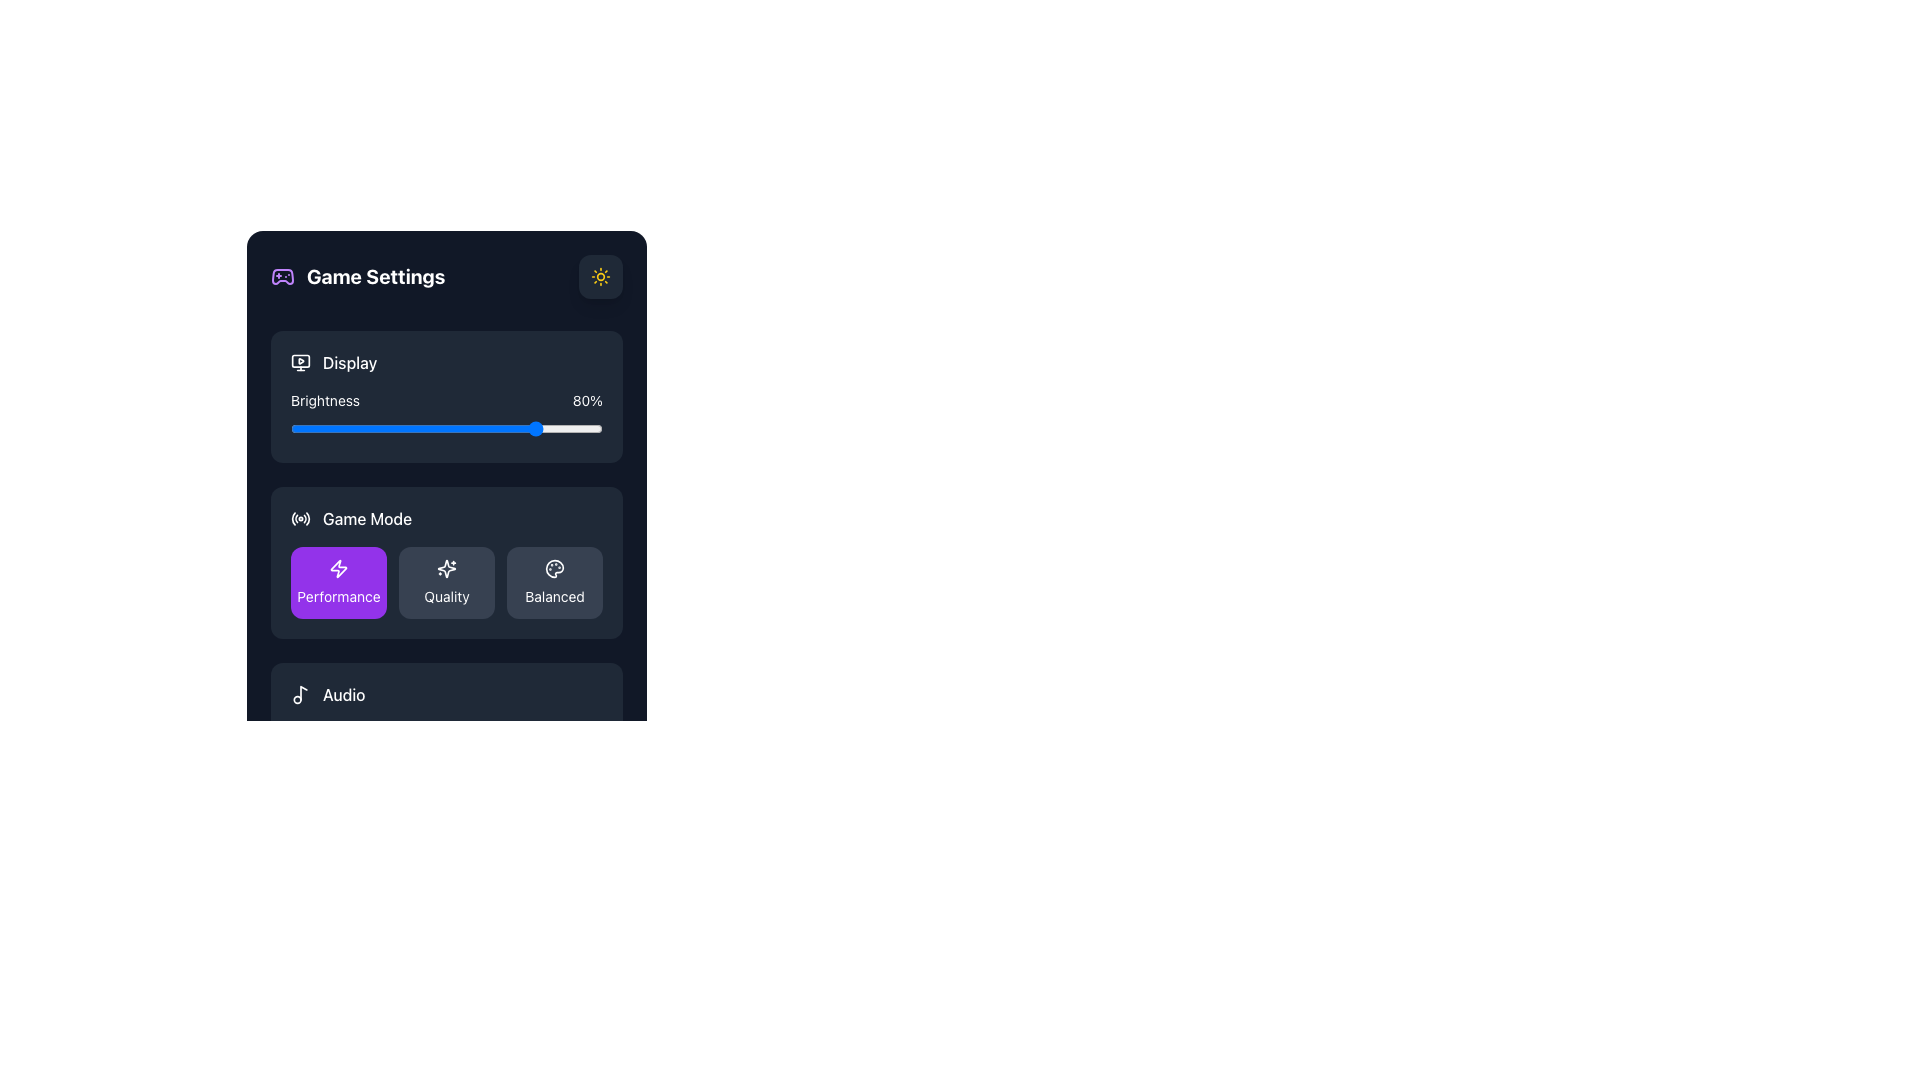  Describe the element at coordinates (445, 569) in the screenshot. I see `the Decorative Icon located in the top-right corner of the settings menu interface, which represents a sparkle or highlights visual metaphor` at that location.